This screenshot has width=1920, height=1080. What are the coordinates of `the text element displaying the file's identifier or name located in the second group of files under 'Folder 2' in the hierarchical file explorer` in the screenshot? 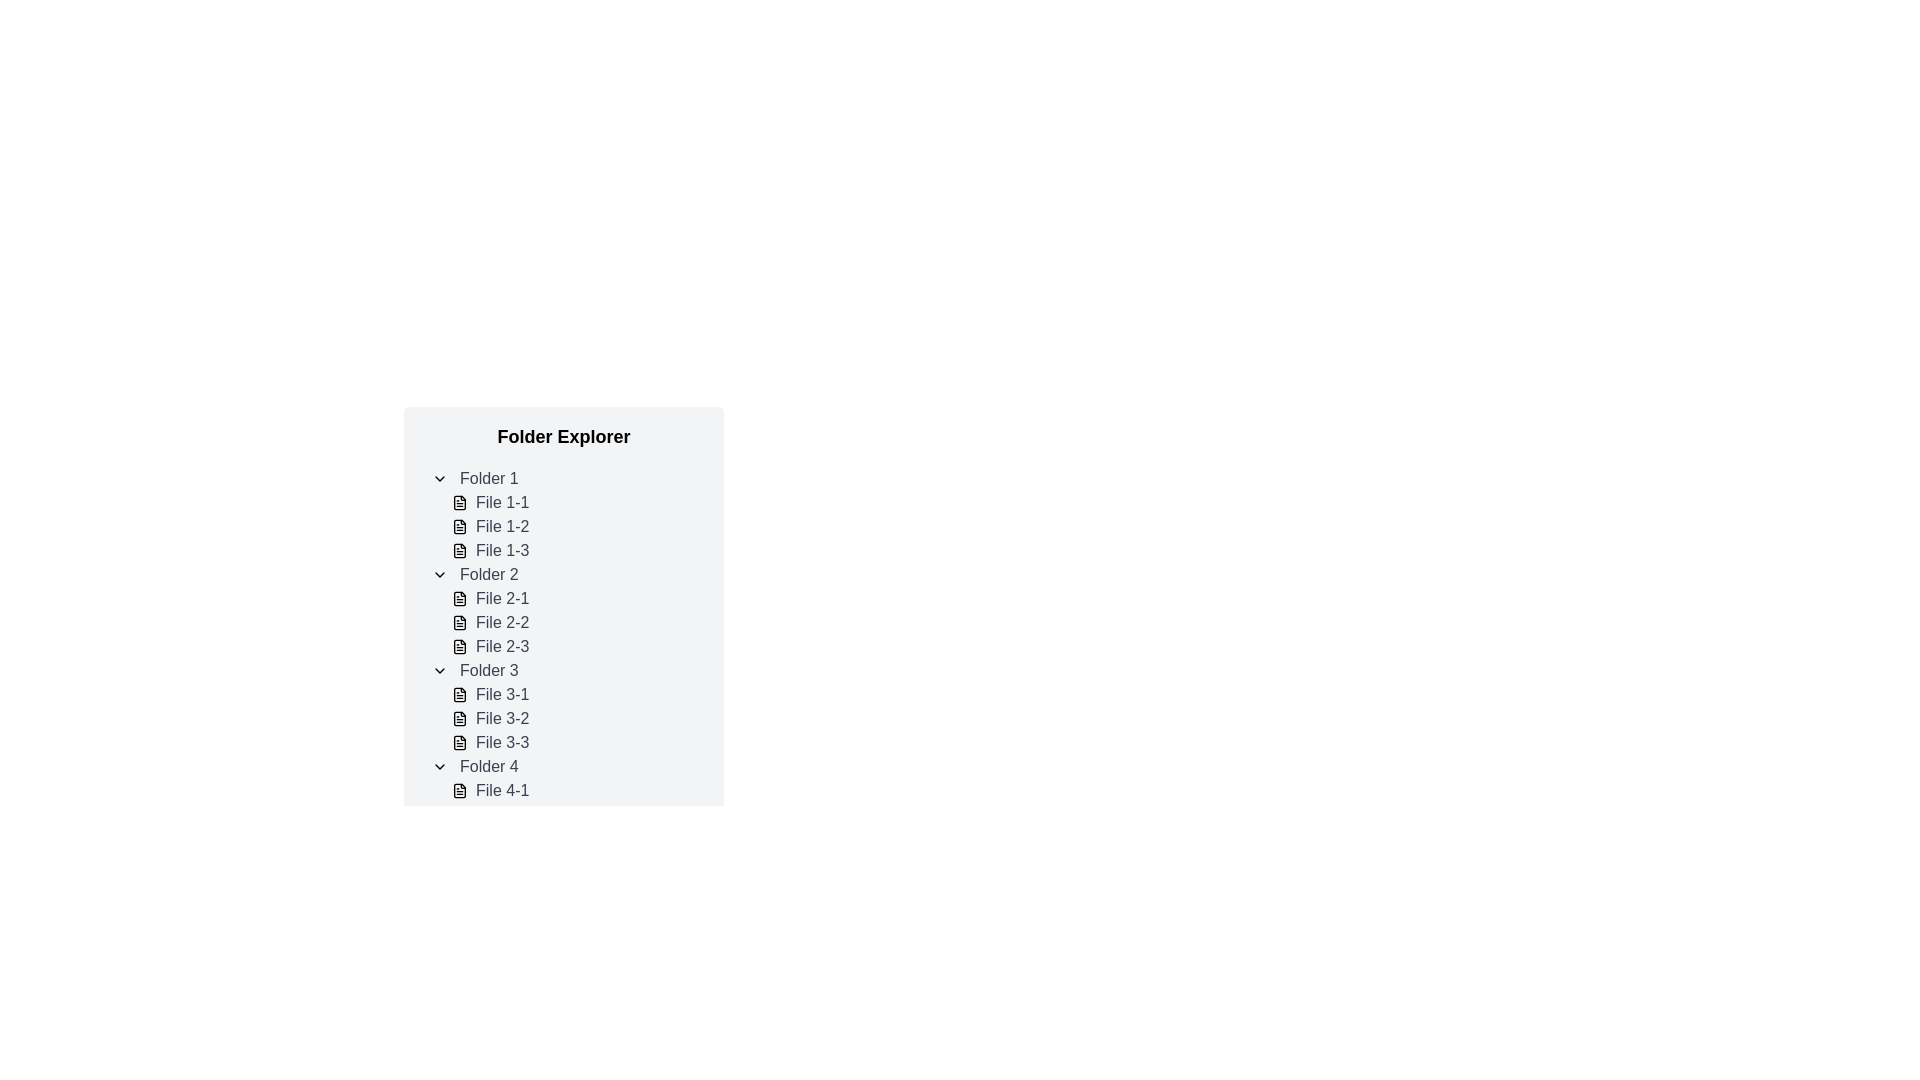 It's located at (502, 622).